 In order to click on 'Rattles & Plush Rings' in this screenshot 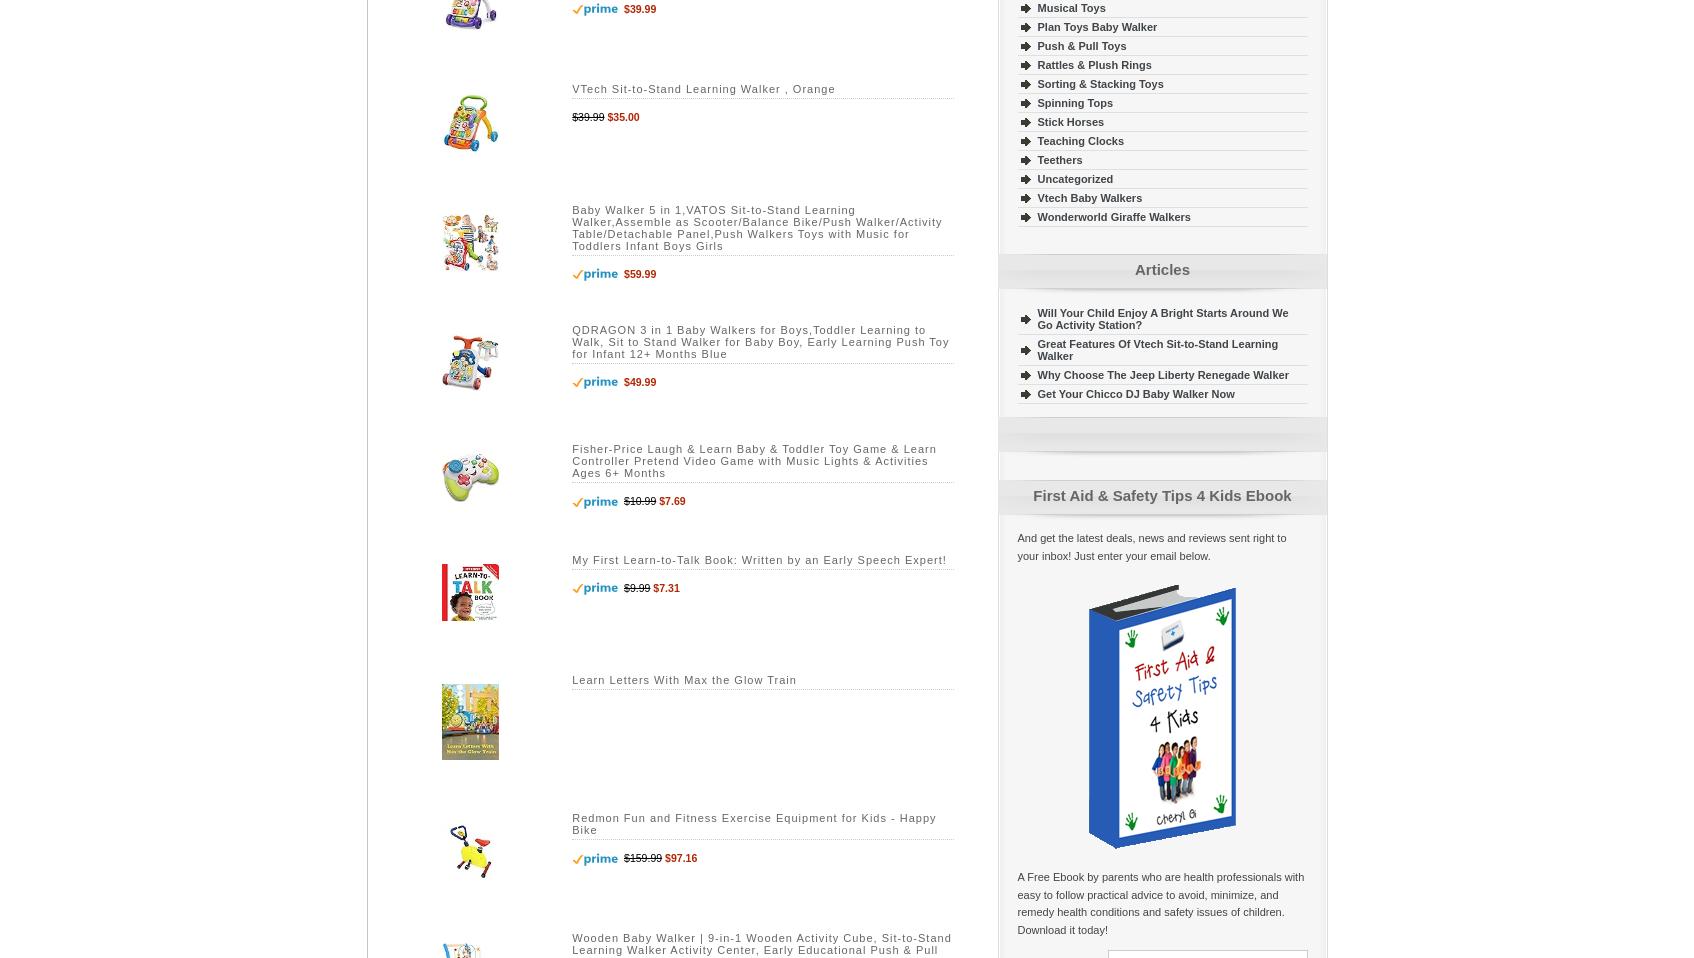, I will do `click(1092, 63)`.